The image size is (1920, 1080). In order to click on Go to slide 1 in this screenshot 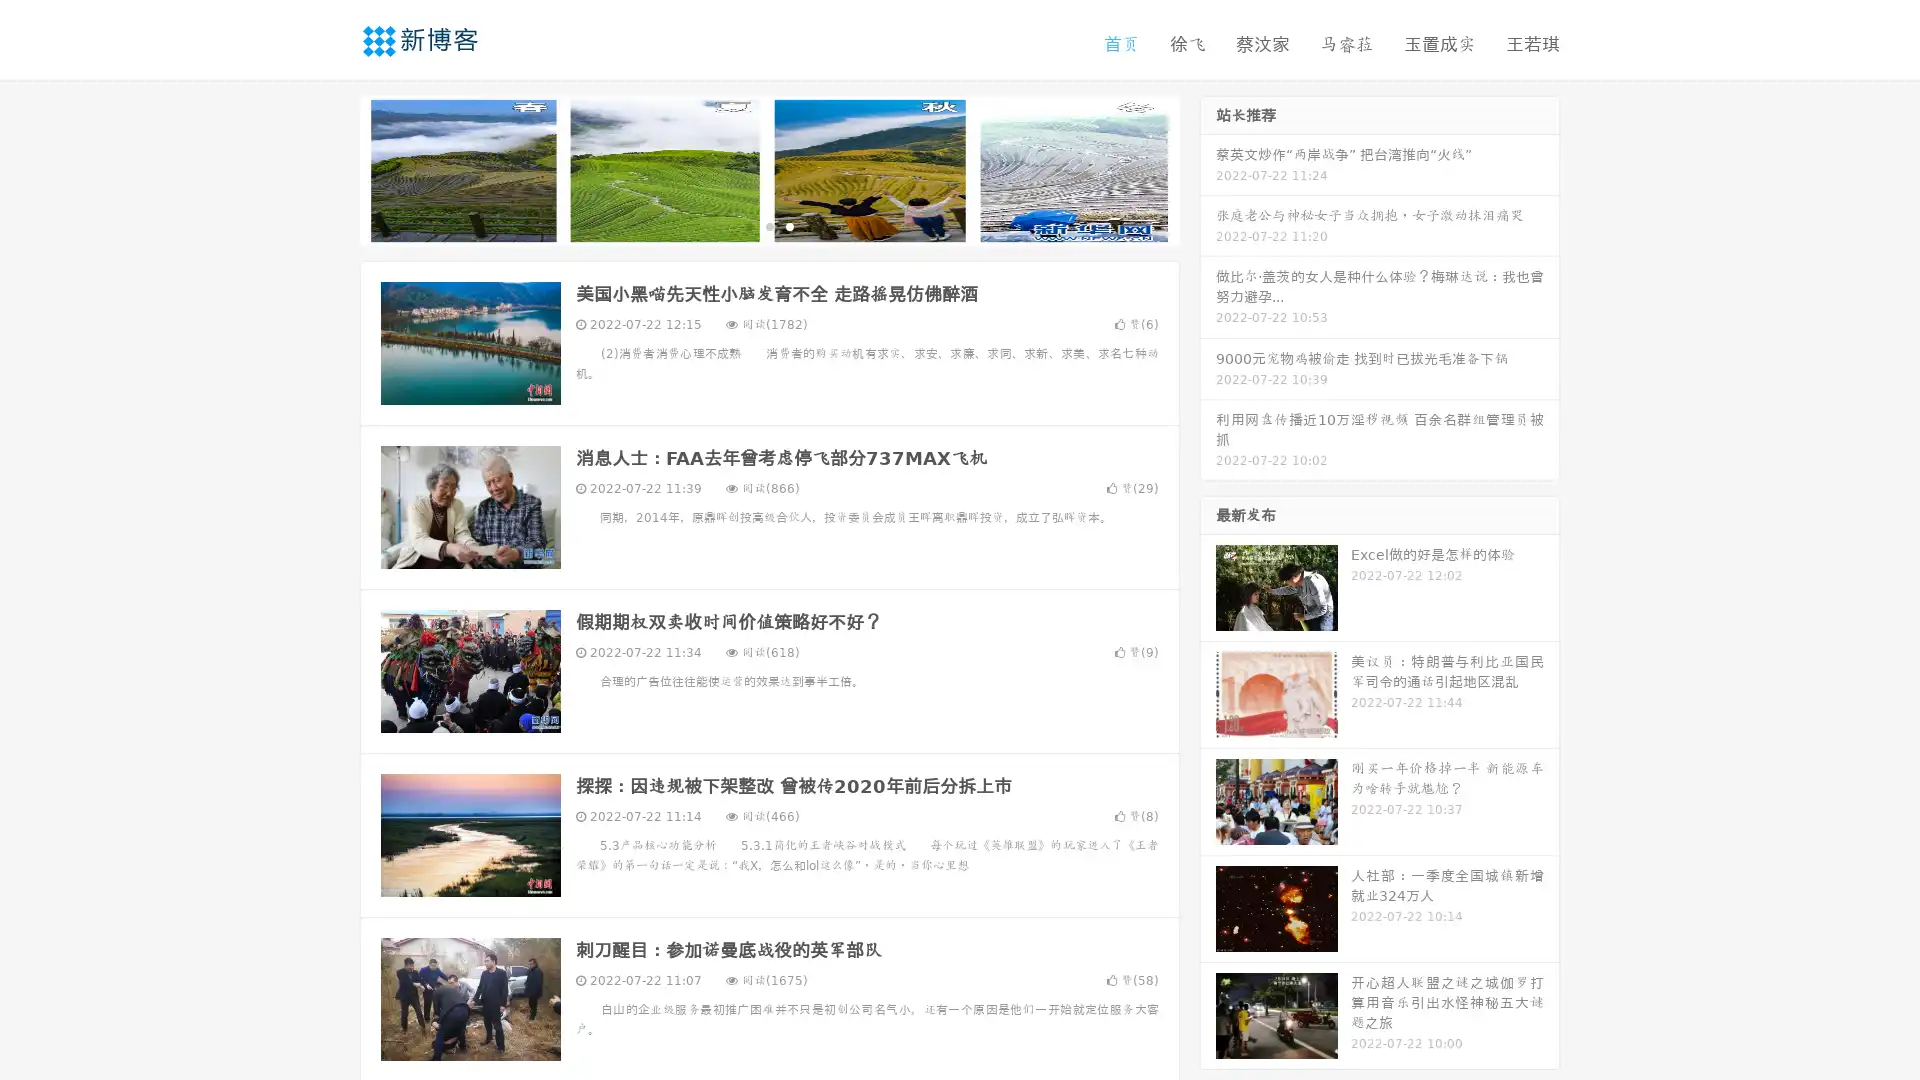, I will do `click(748, 225)`.